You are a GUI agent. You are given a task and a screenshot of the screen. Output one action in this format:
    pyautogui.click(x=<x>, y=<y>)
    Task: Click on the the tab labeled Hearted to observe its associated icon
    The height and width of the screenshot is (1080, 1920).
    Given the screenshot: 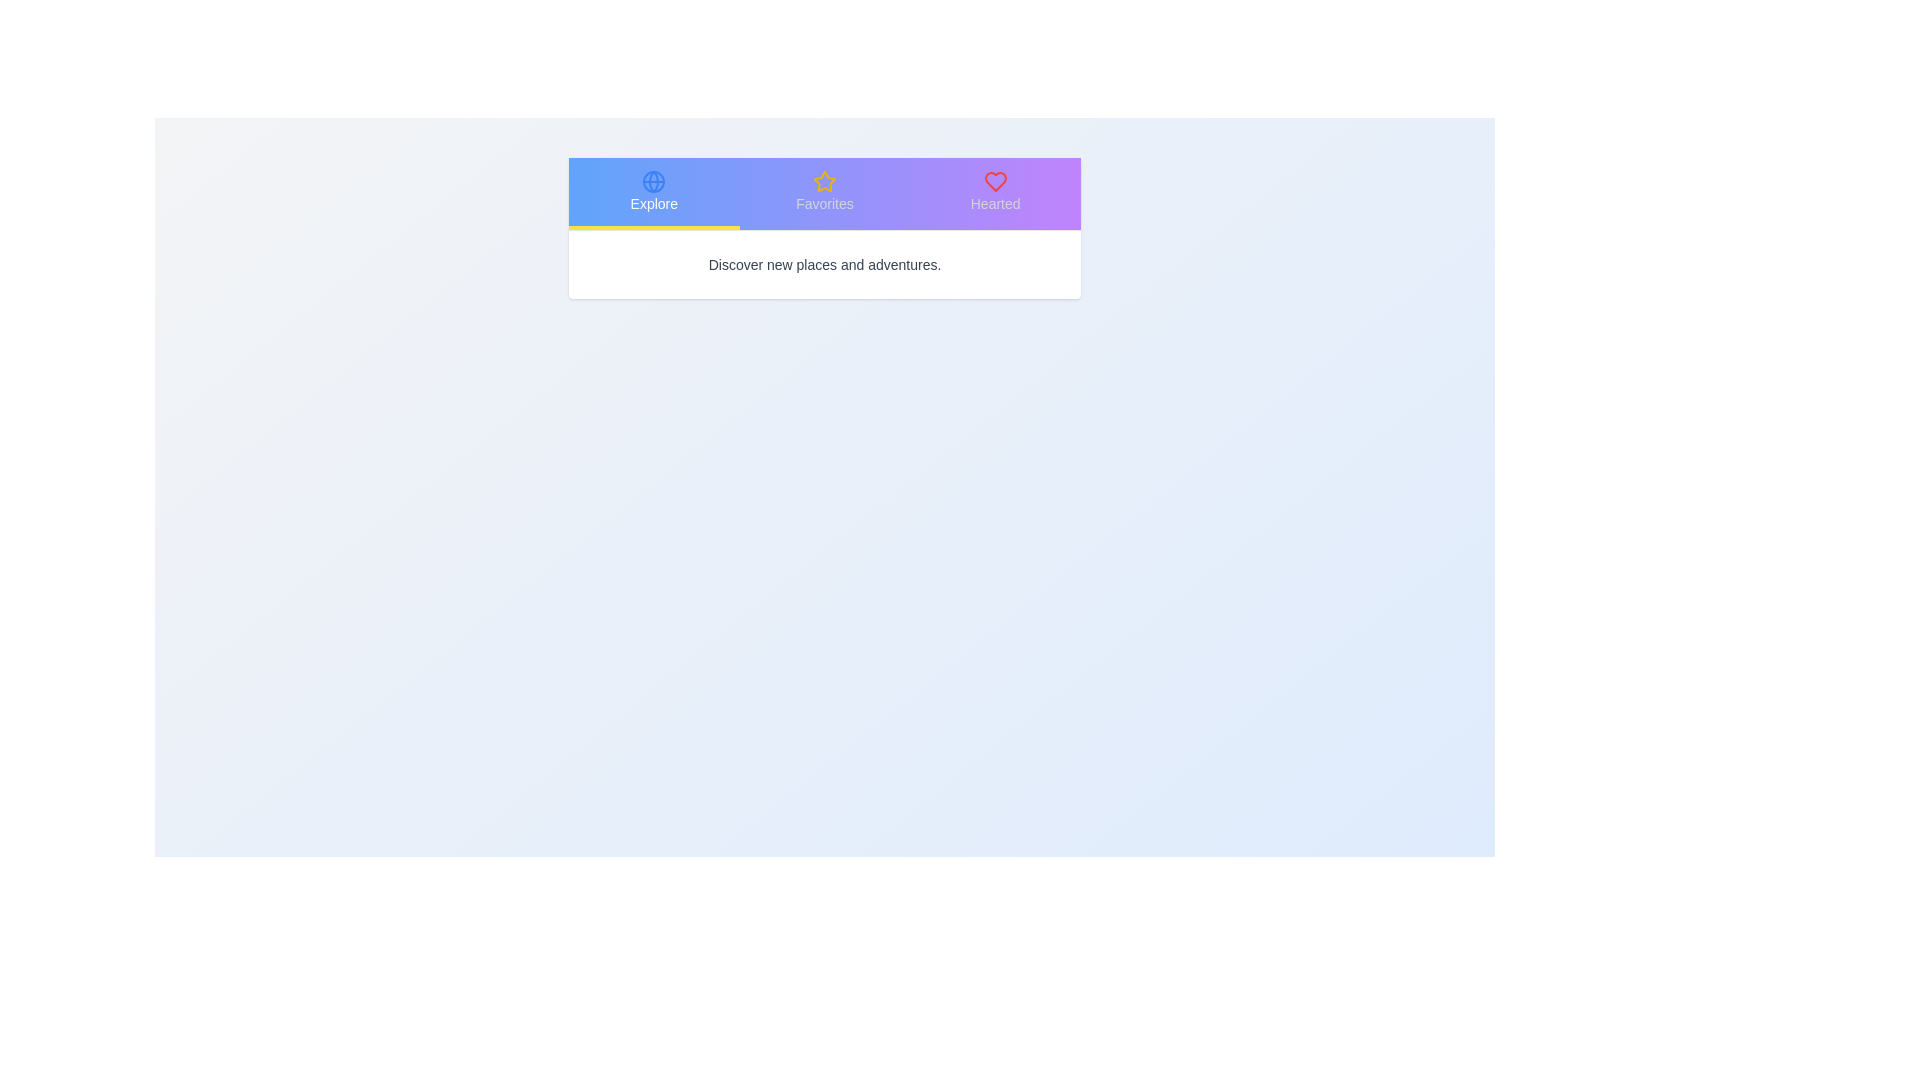 What is the action you would take?
    pyautogui.click(x=995, y=193)
    